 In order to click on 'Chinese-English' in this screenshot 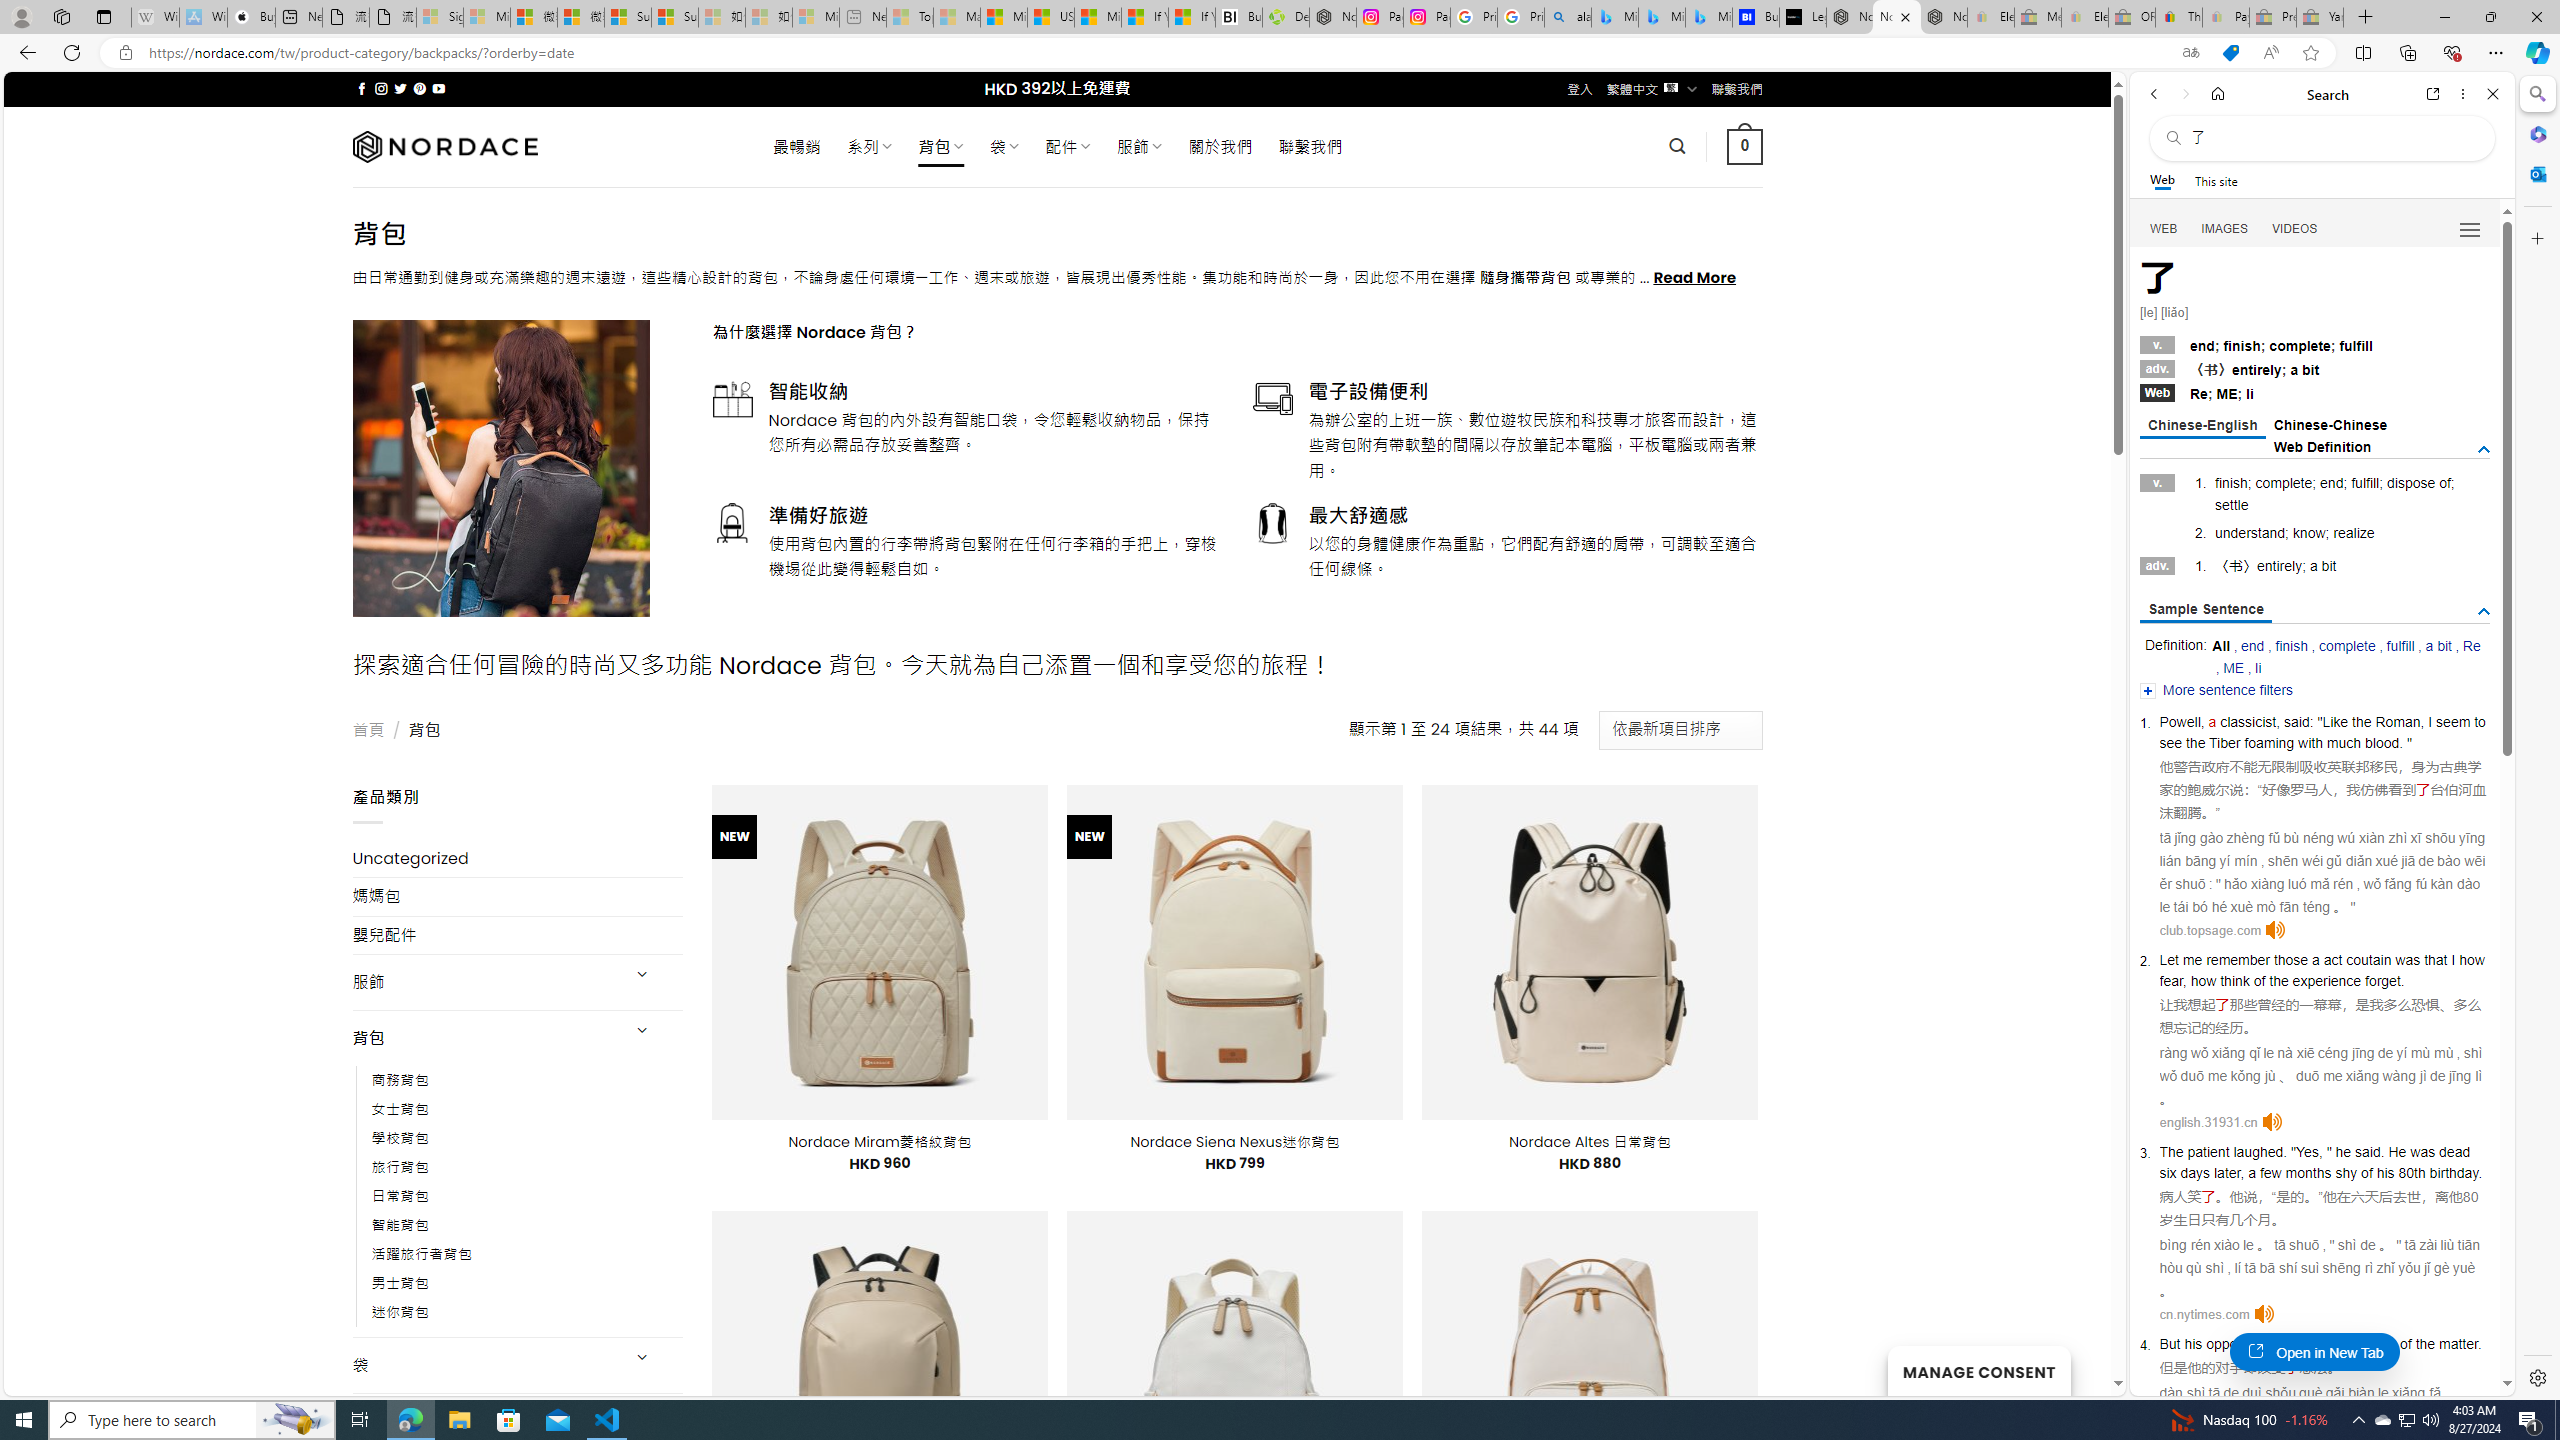, I will do `click(2201, 425)`.